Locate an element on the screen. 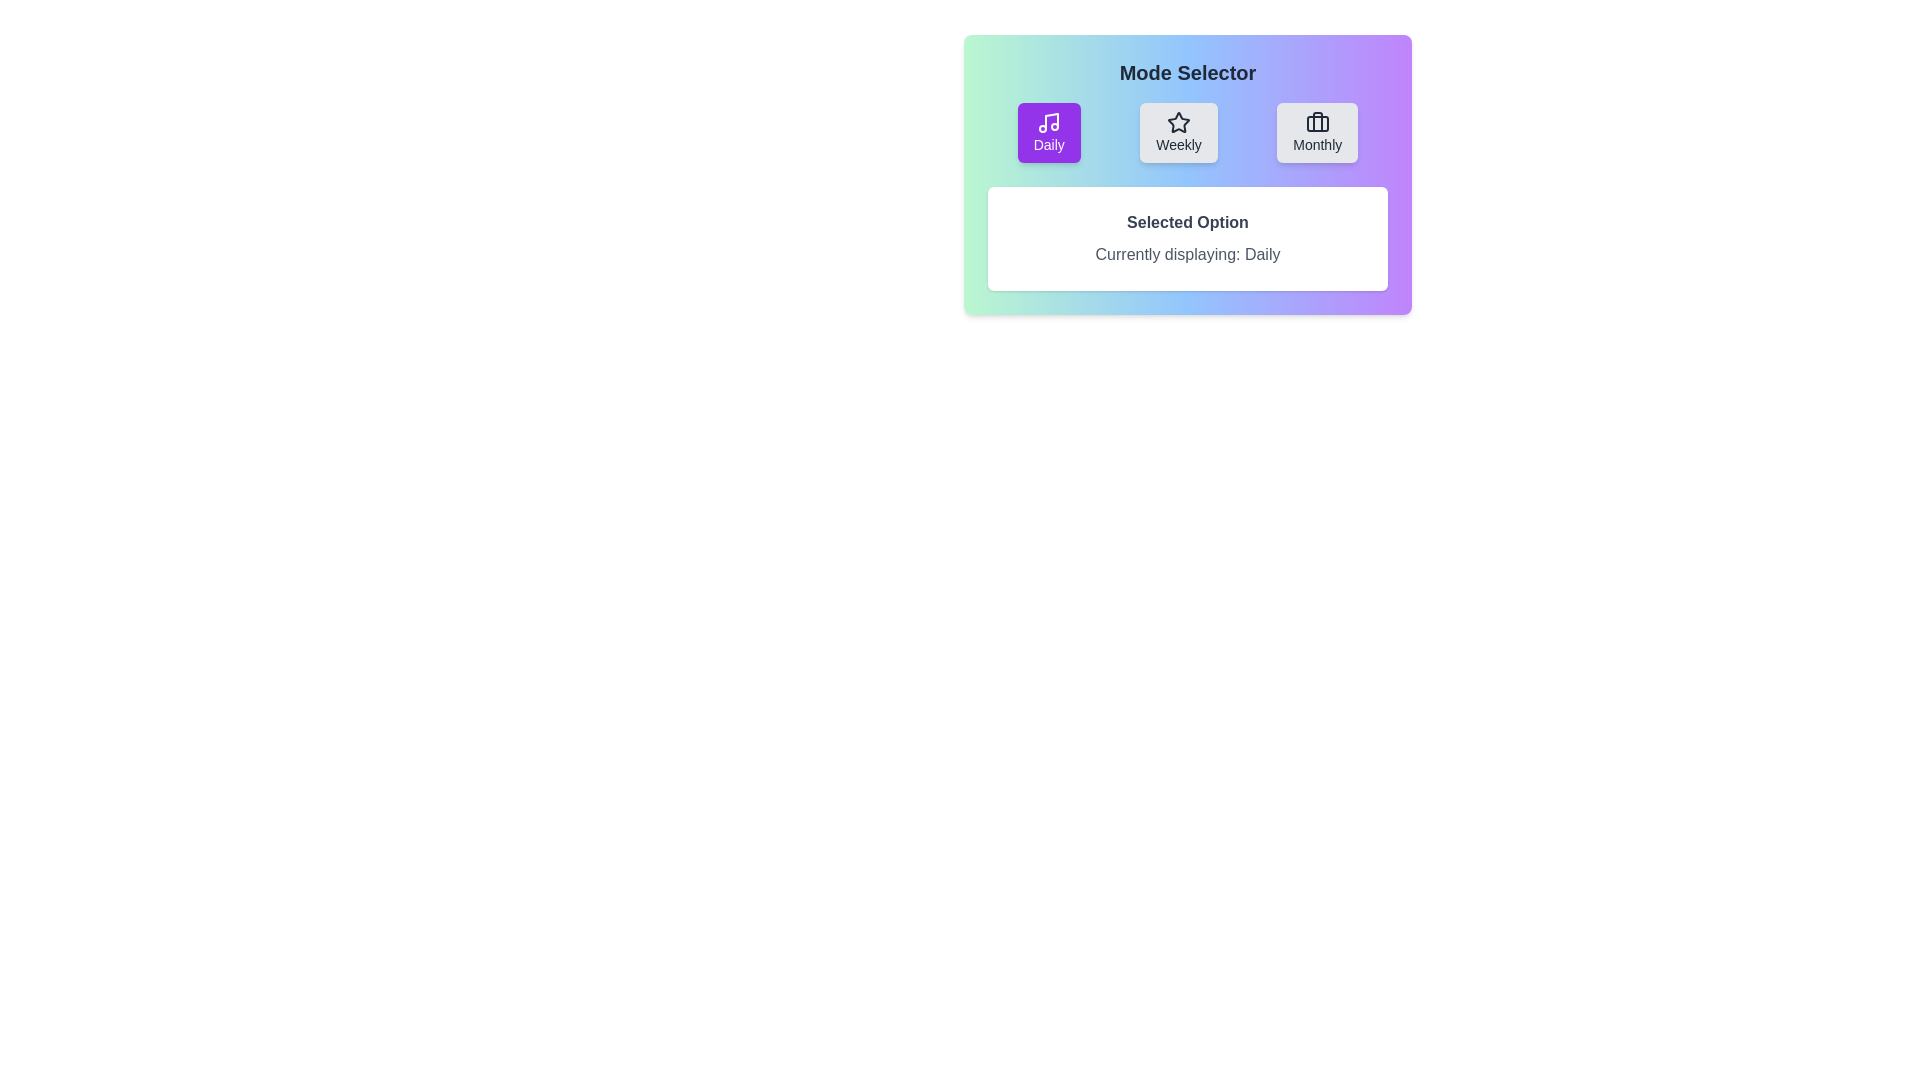  the decorative rectangular sub-element representing the bottom section of the briefcase icon within the SVG component is located at coordinates (1317, 123).